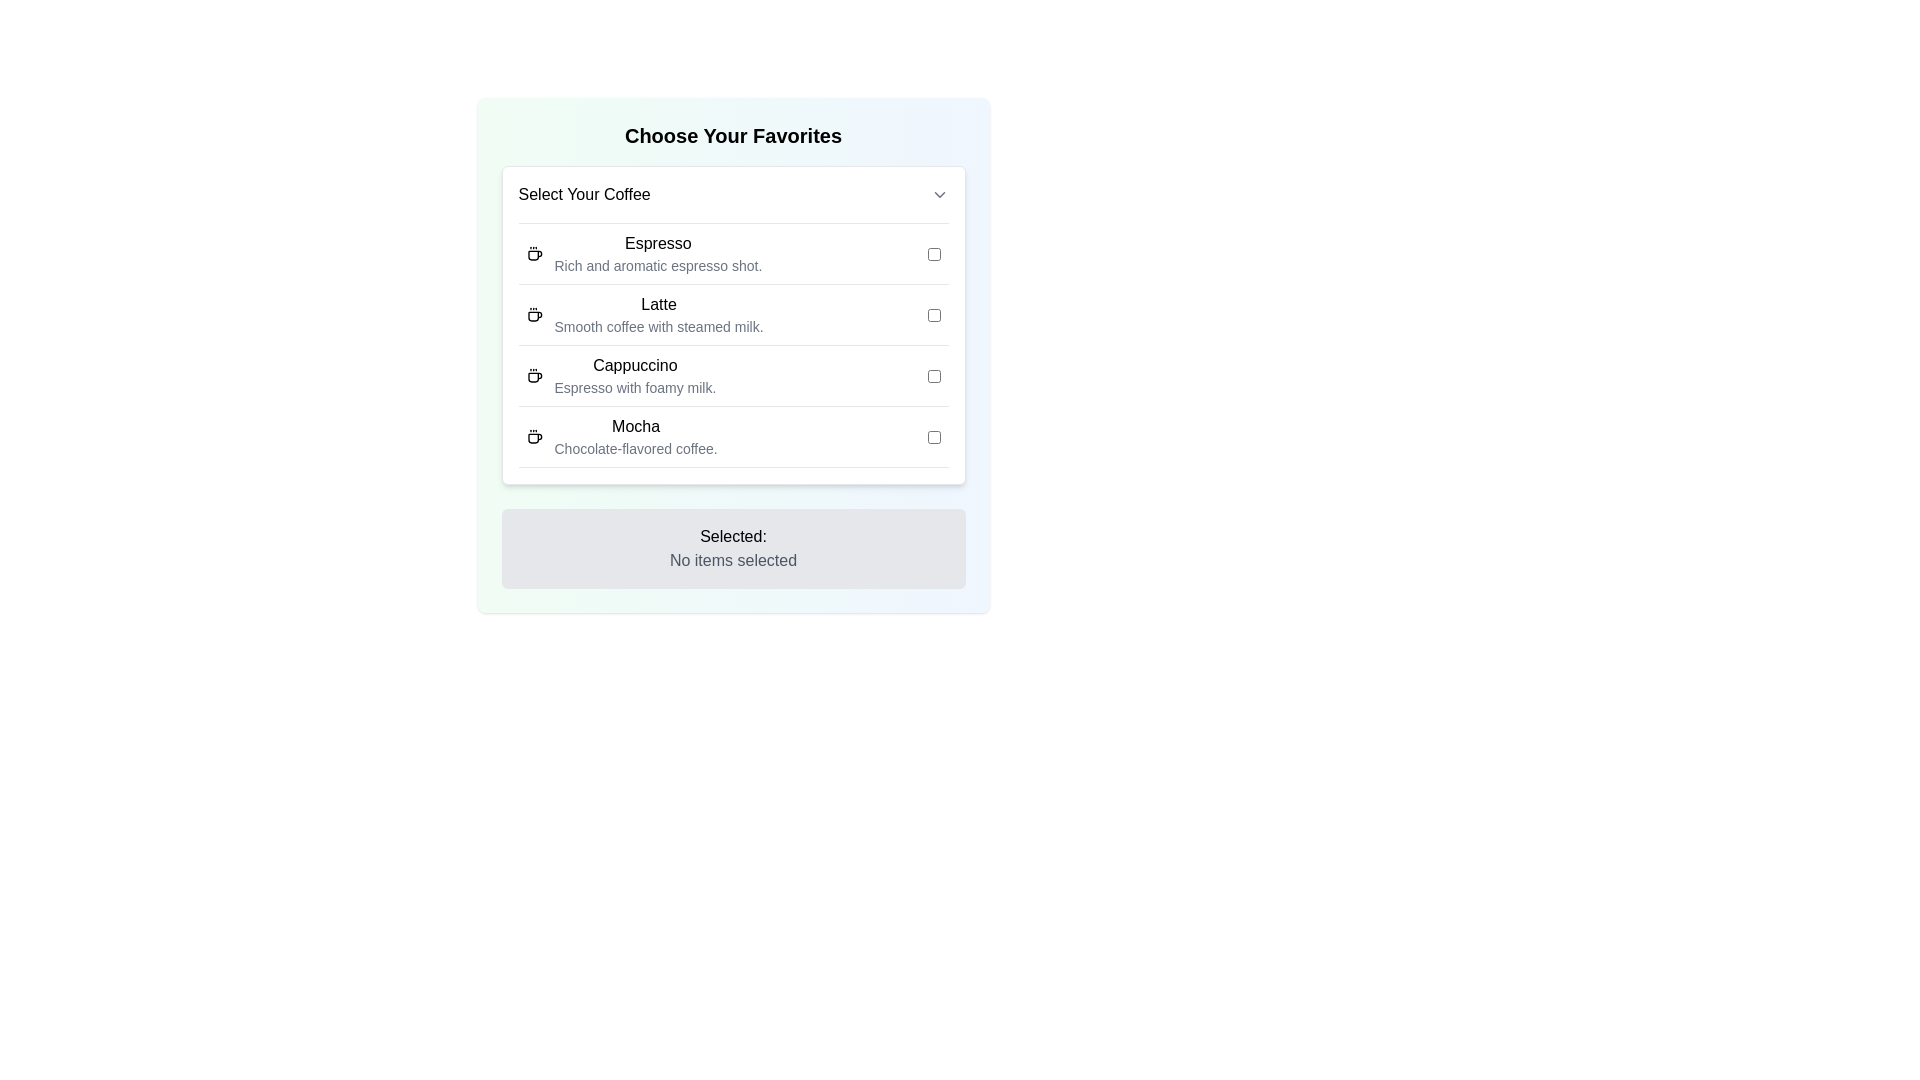  Describe the element at coordinates (634, 388) in the screenshot. I see `text label that describes 'Espresso with foamy milk.', located beneath the 'Cappuccino' title in a vertical list of coffee options` at that location.